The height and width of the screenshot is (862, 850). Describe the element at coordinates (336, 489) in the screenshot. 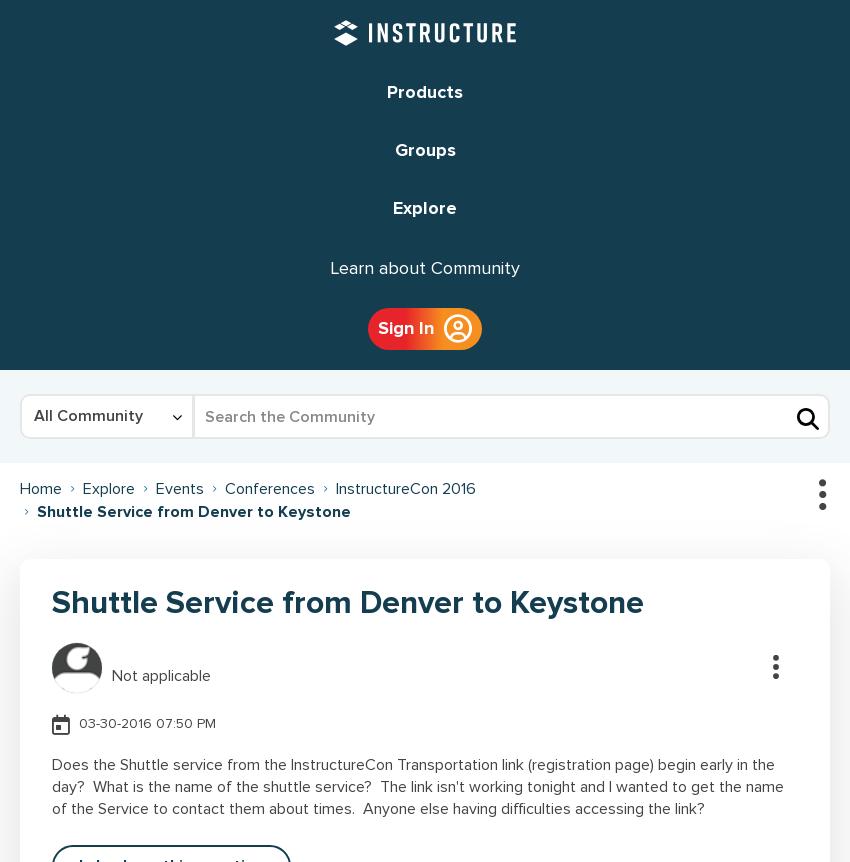

I see `'InstructureCon 2016'` at that location.